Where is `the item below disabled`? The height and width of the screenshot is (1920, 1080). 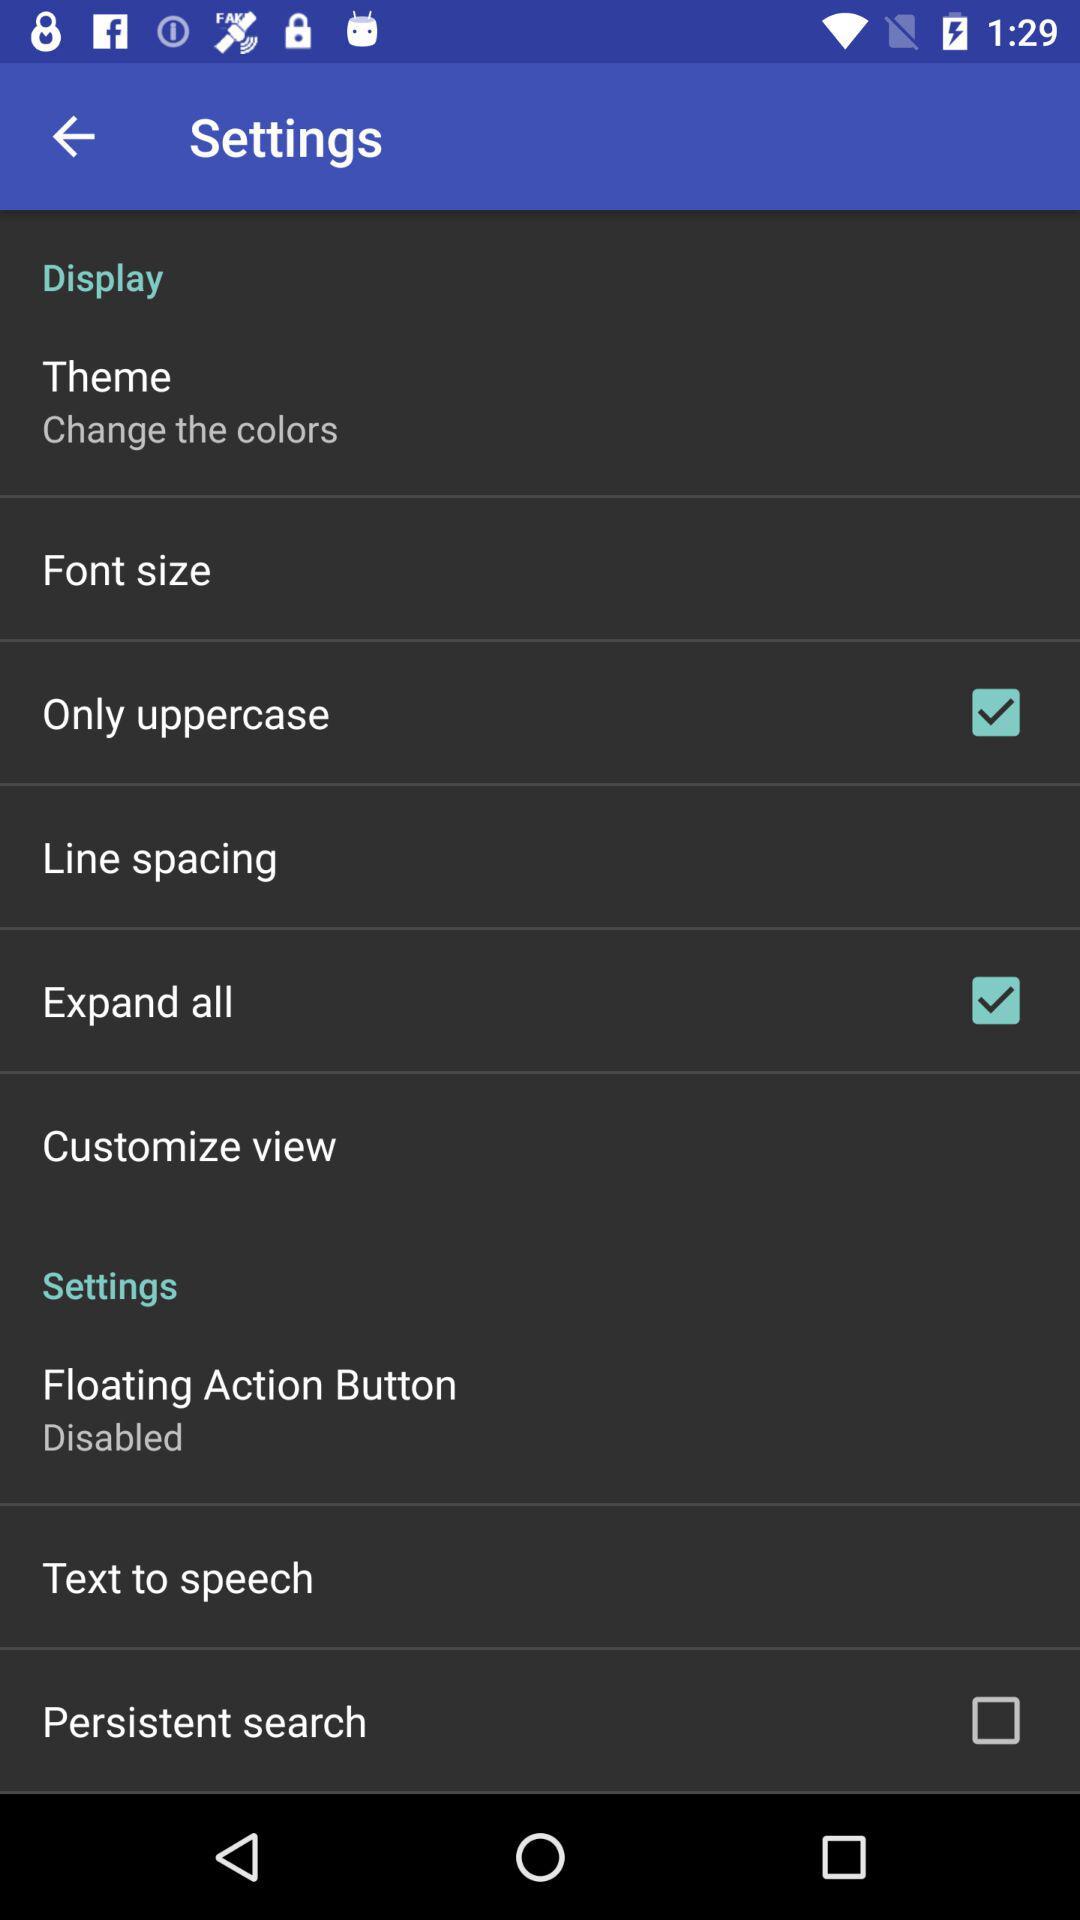
the item below disabled is located at coordinates (177, 1575).